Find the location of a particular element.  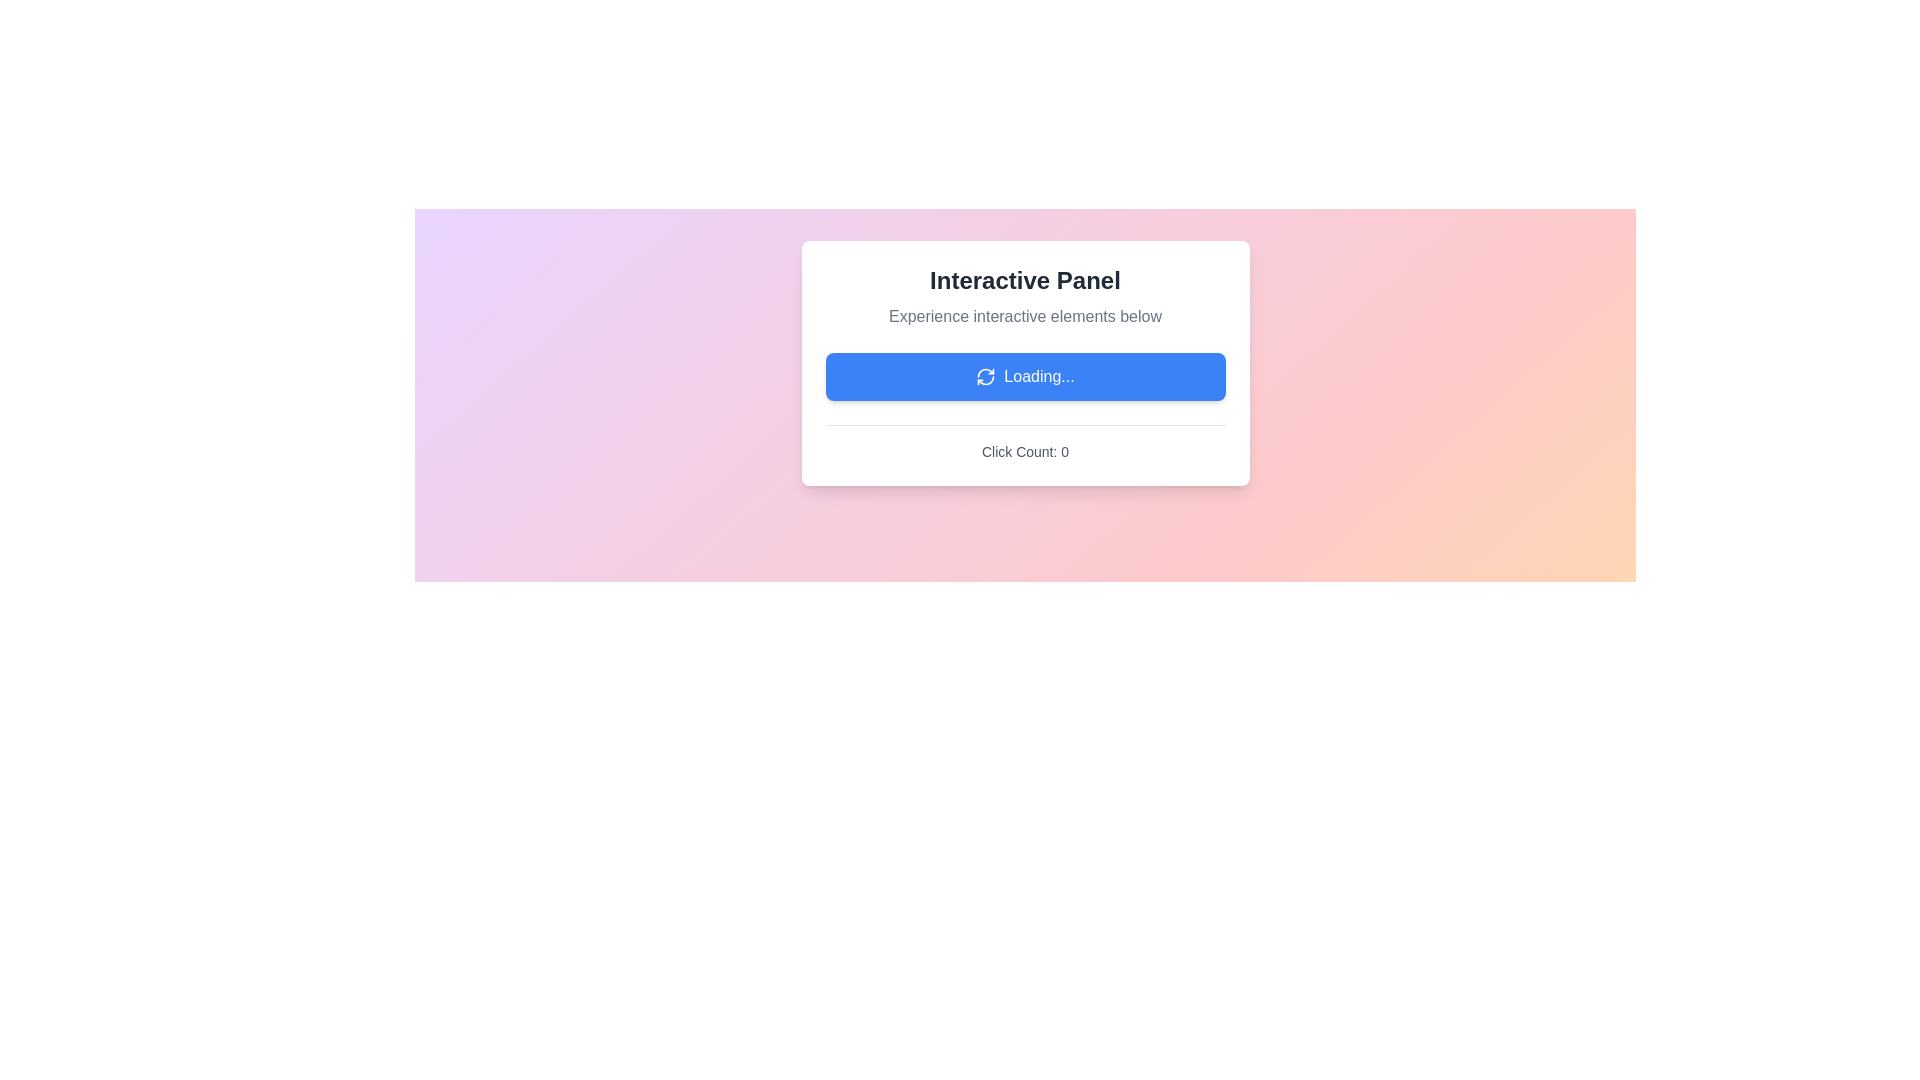

the static text element that describes the purpose of the interactive panel, located below the 'Interactive Panel' heading and above the 'Loading...' blue button is located at coordinates (1025, 315).